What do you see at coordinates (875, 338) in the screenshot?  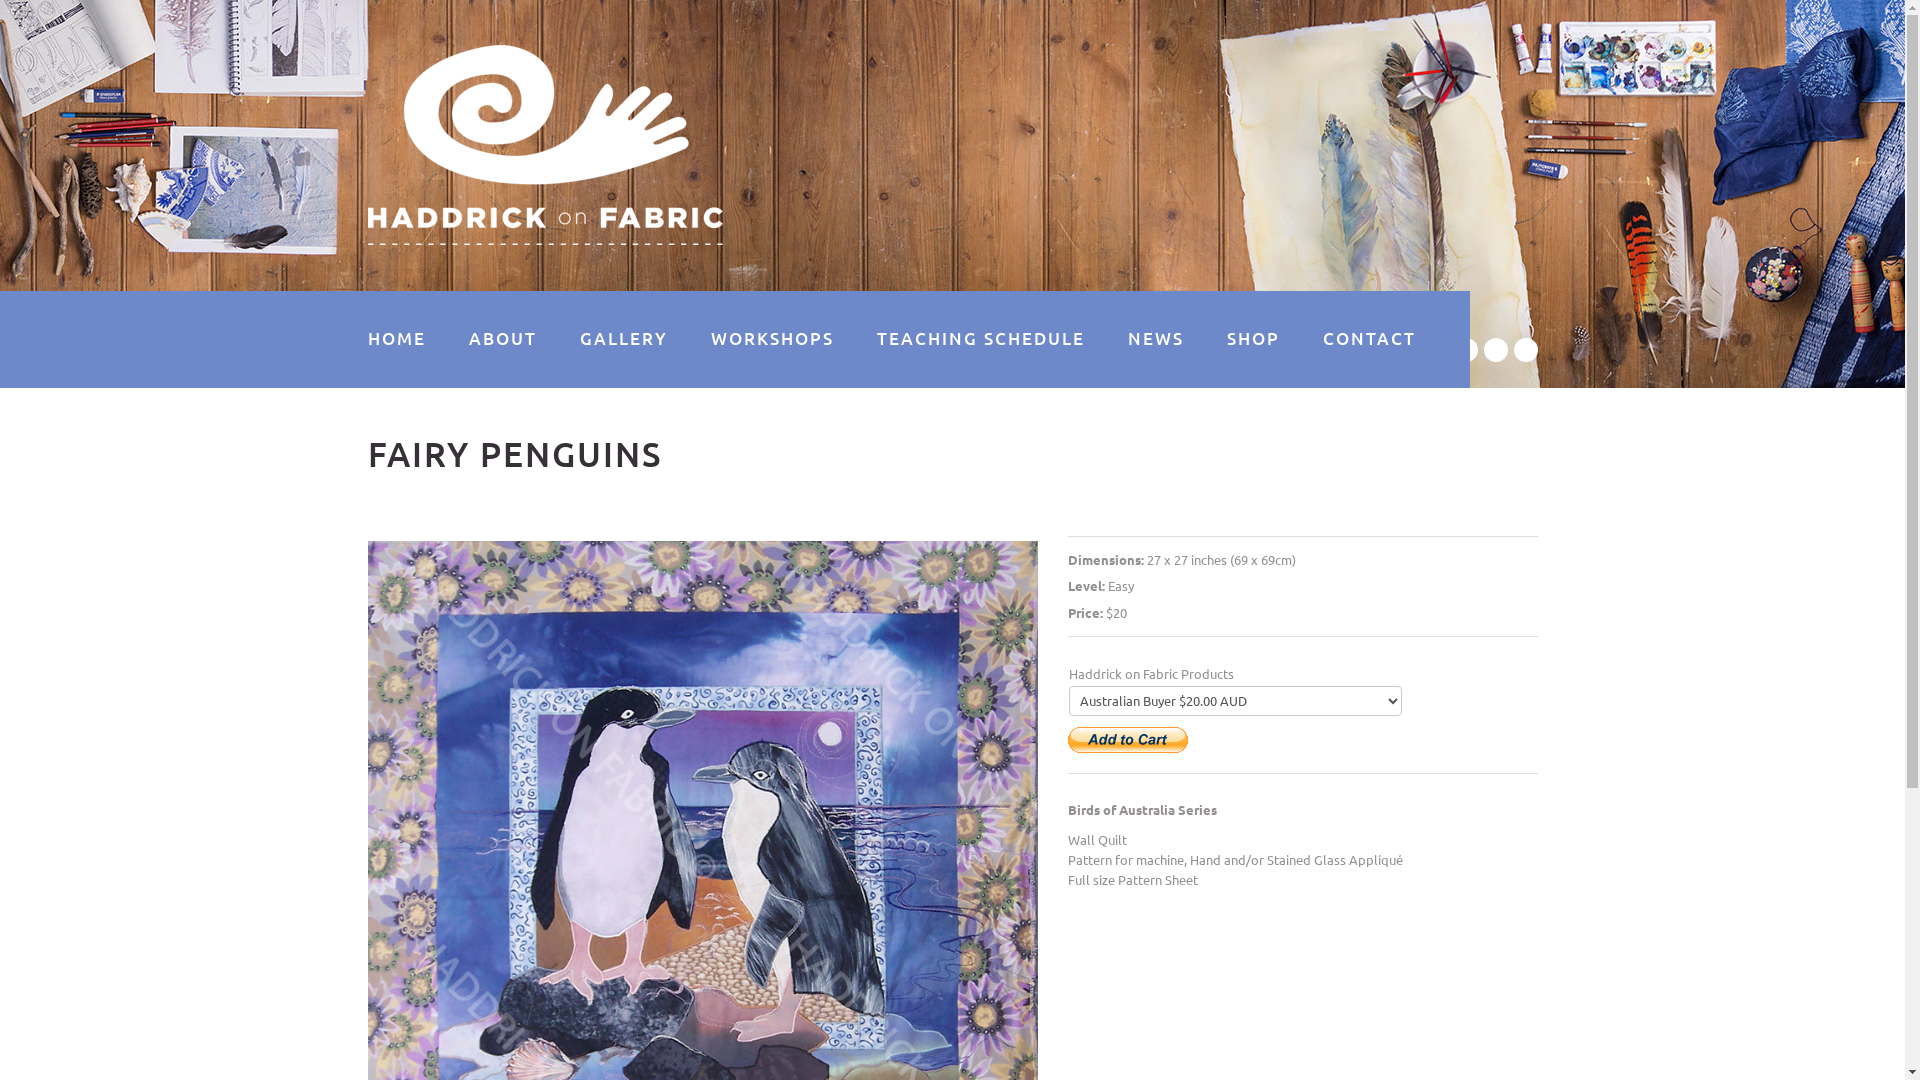 I see `'TEACHING SCHEDULE'` at bounding box center [875, 338].